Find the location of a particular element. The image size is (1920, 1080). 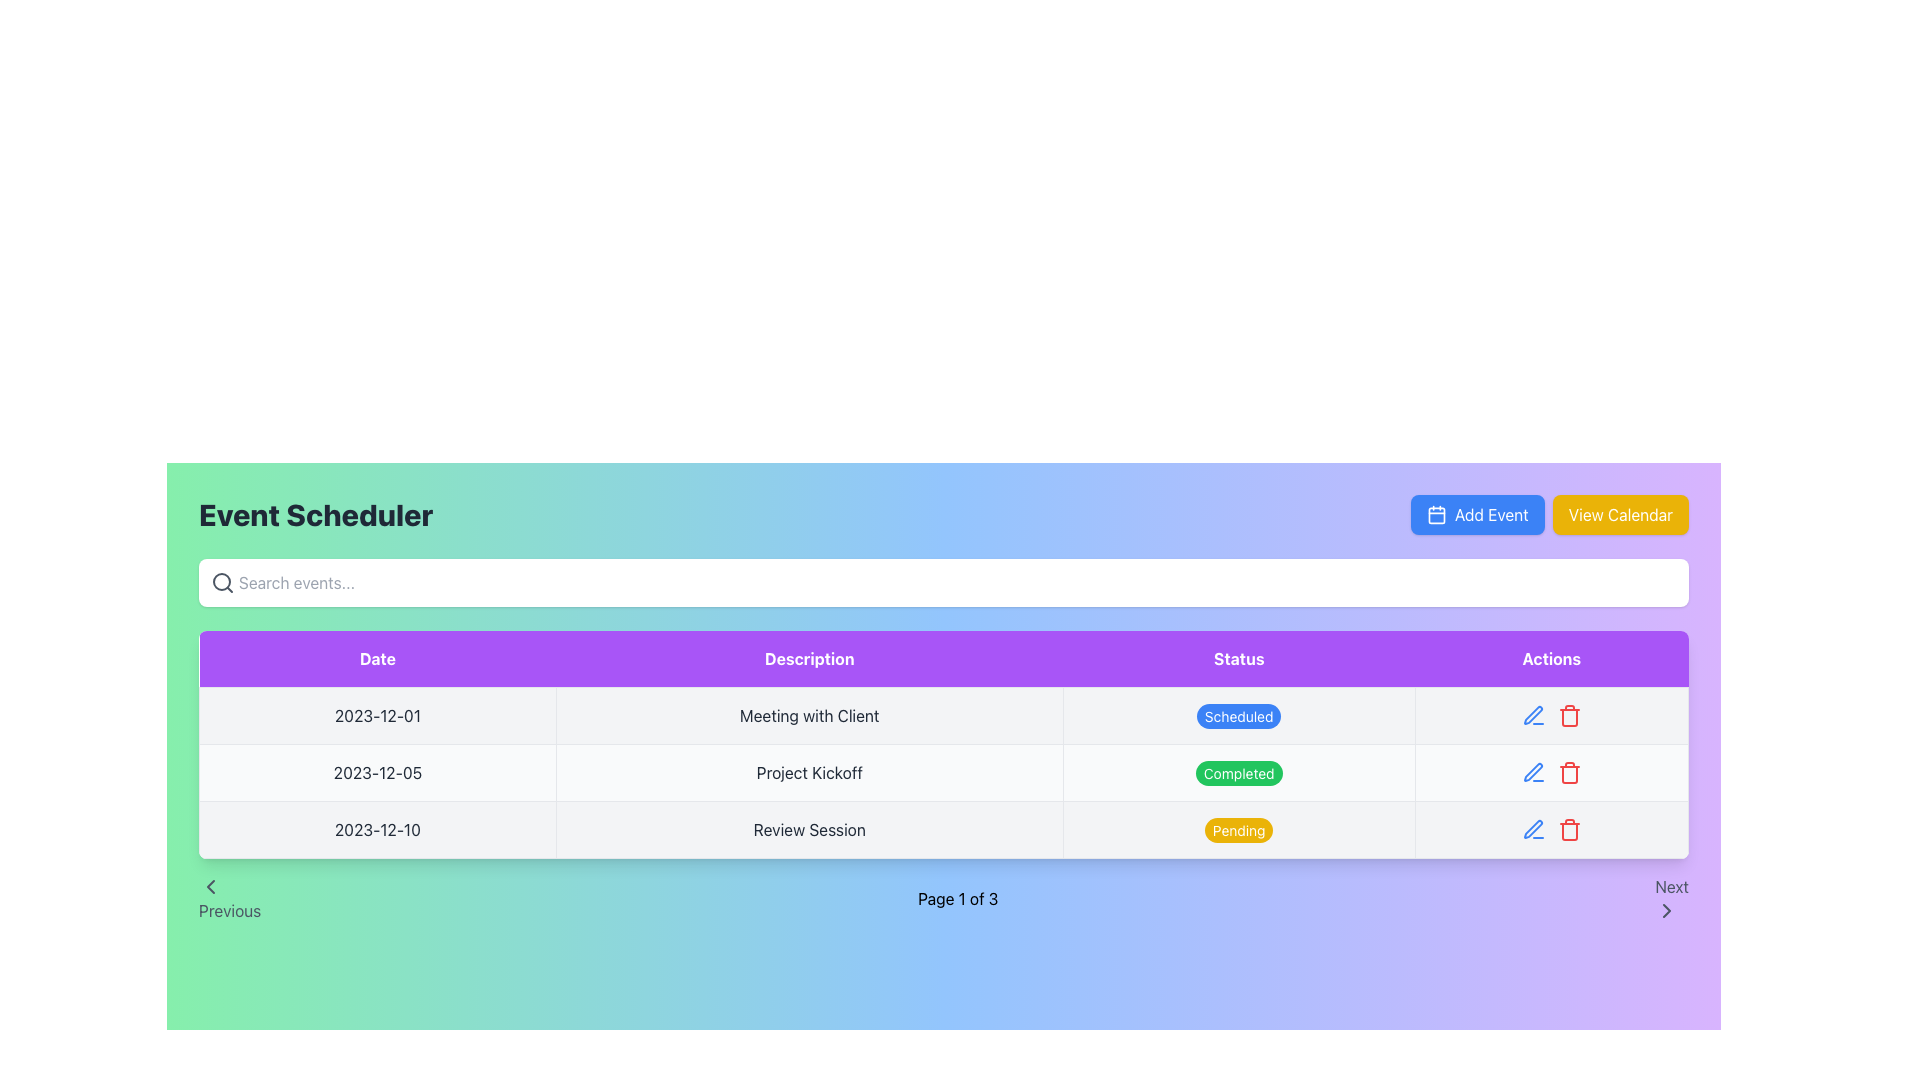

the Text input field located beneath the 'Event Scheduler' header is located at coordinates (943, 582).